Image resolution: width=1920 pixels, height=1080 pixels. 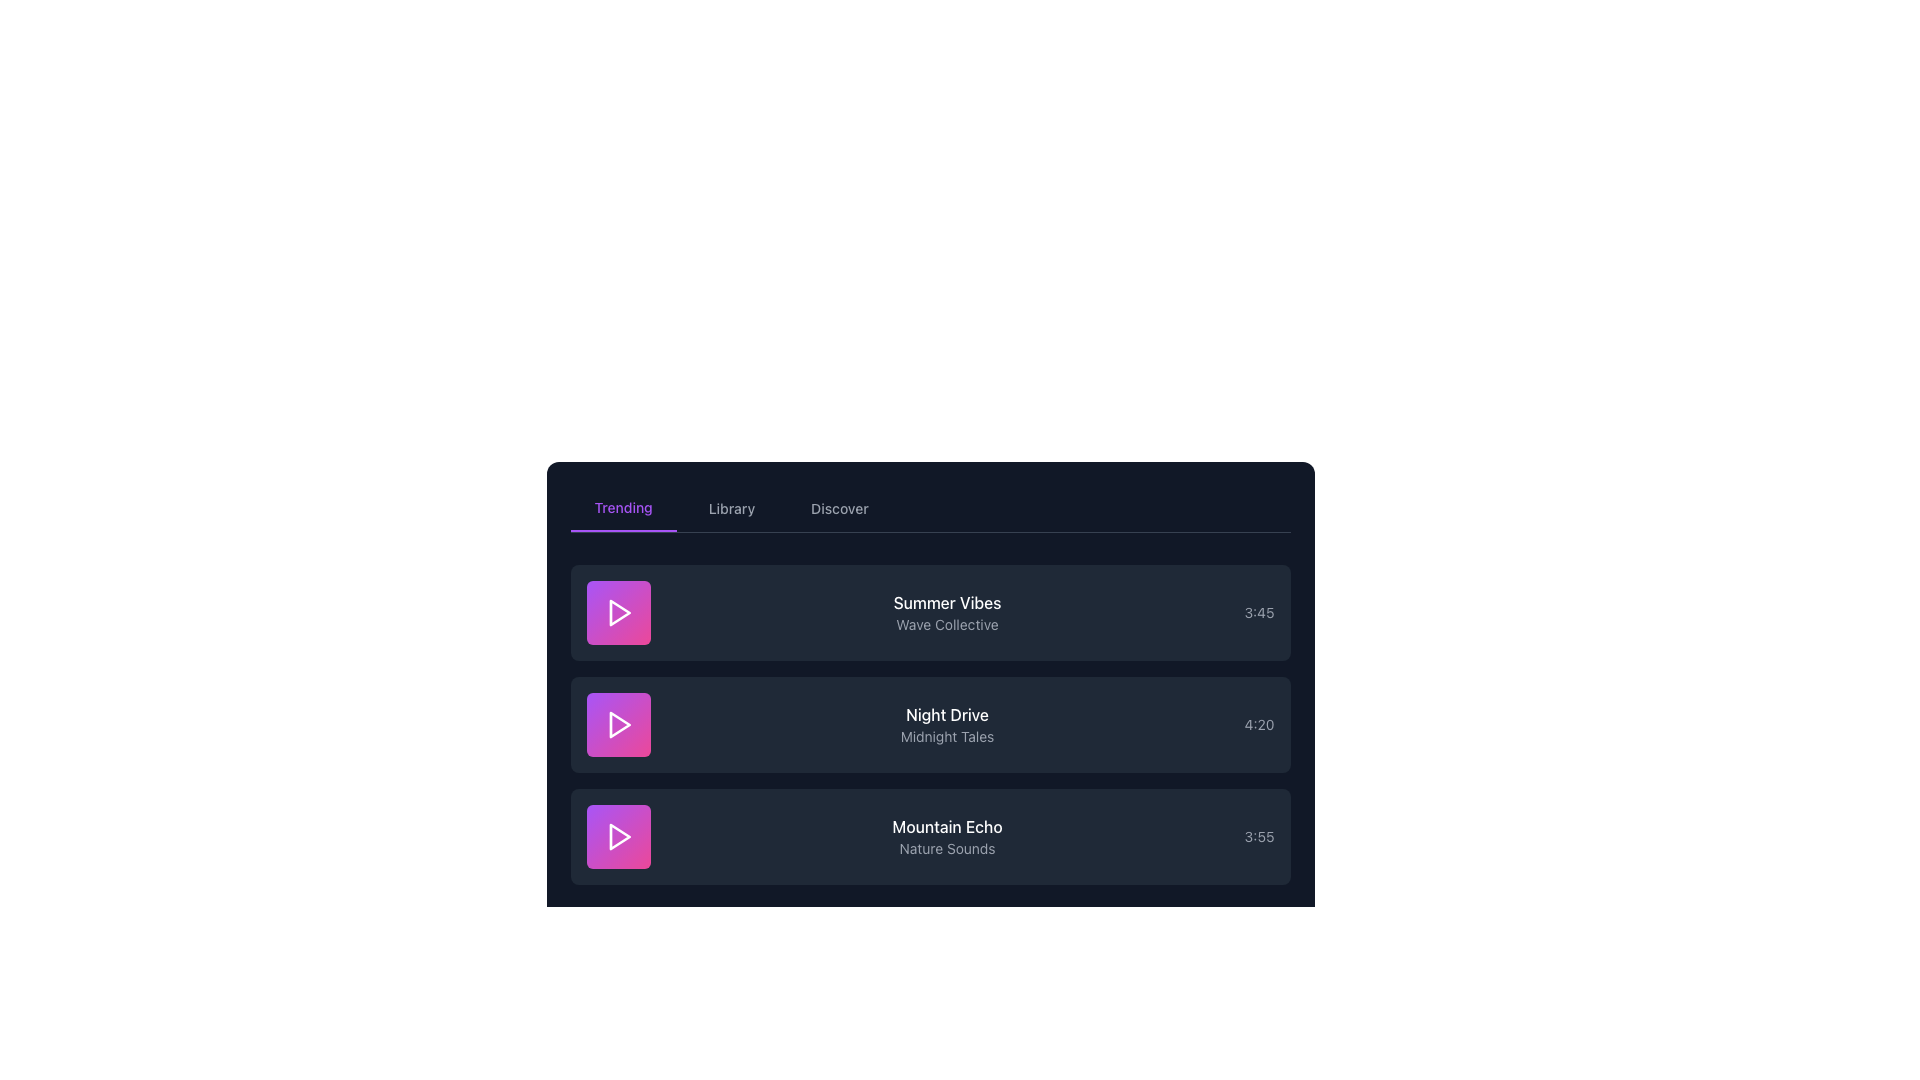 What do you see at coordinates (929, 725) in the screenshot?
I see `the second music entry 'Night Drive' in the clickable list` at bounding box center [929, 725].